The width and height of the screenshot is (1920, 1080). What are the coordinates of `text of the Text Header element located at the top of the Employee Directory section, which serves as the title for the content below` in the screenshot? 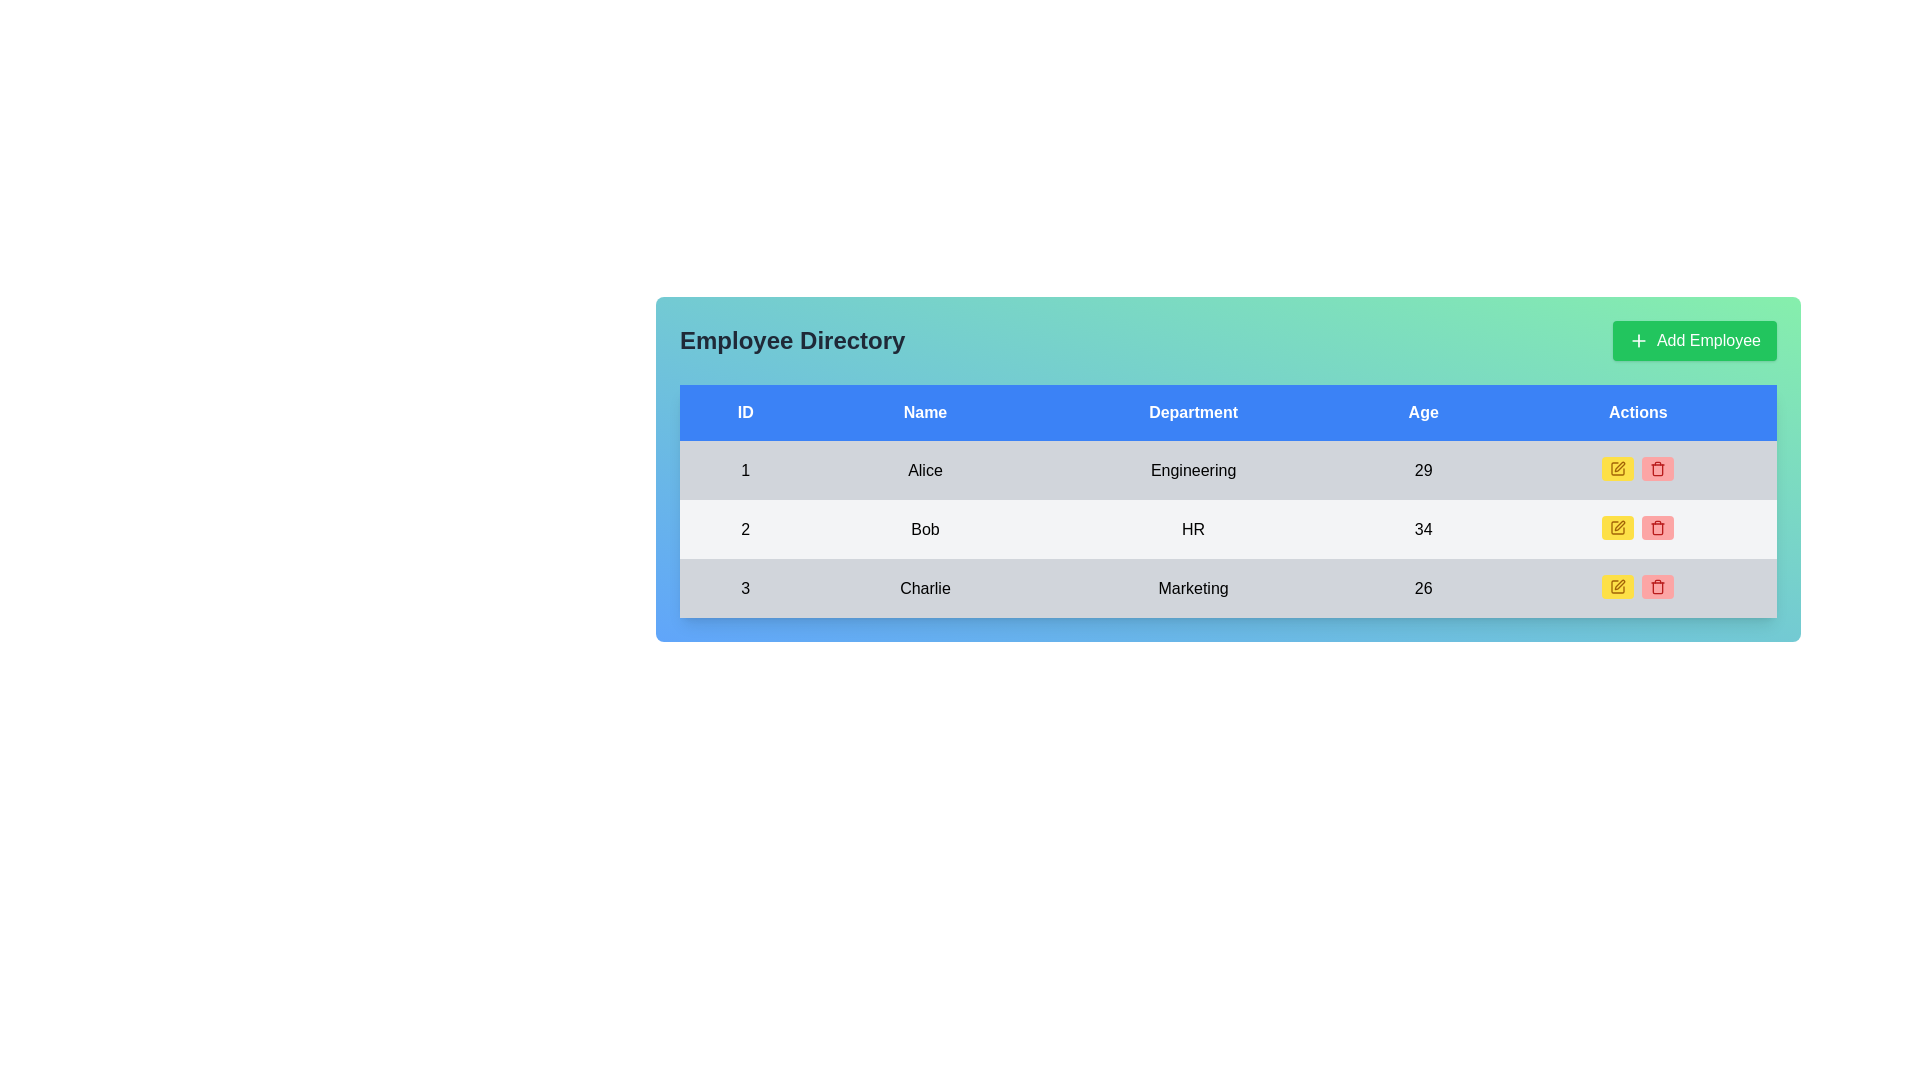 It's located at (791, 339).